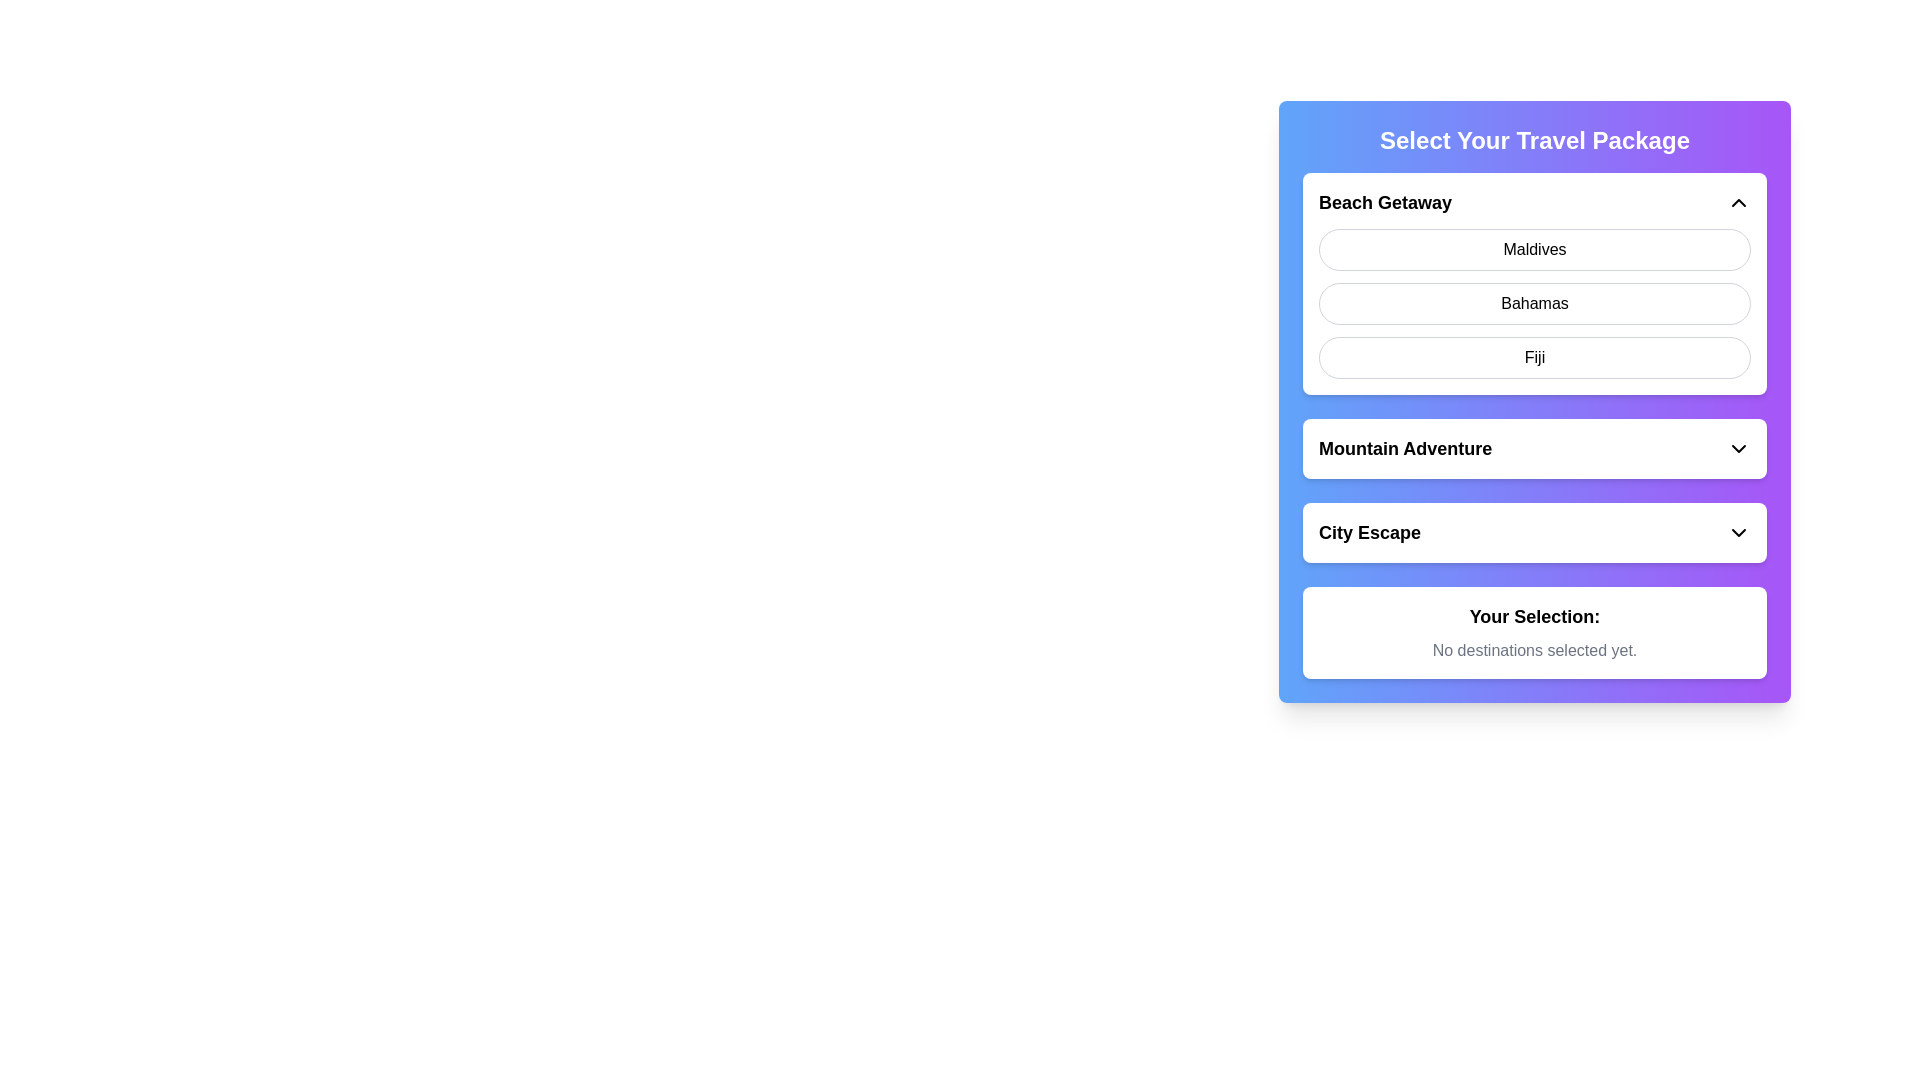  I want to click on the chevron icon used to collapse the 'Beach Getaway' menu in the 'Select Your Travel Package' interface, so click(1737, 203).